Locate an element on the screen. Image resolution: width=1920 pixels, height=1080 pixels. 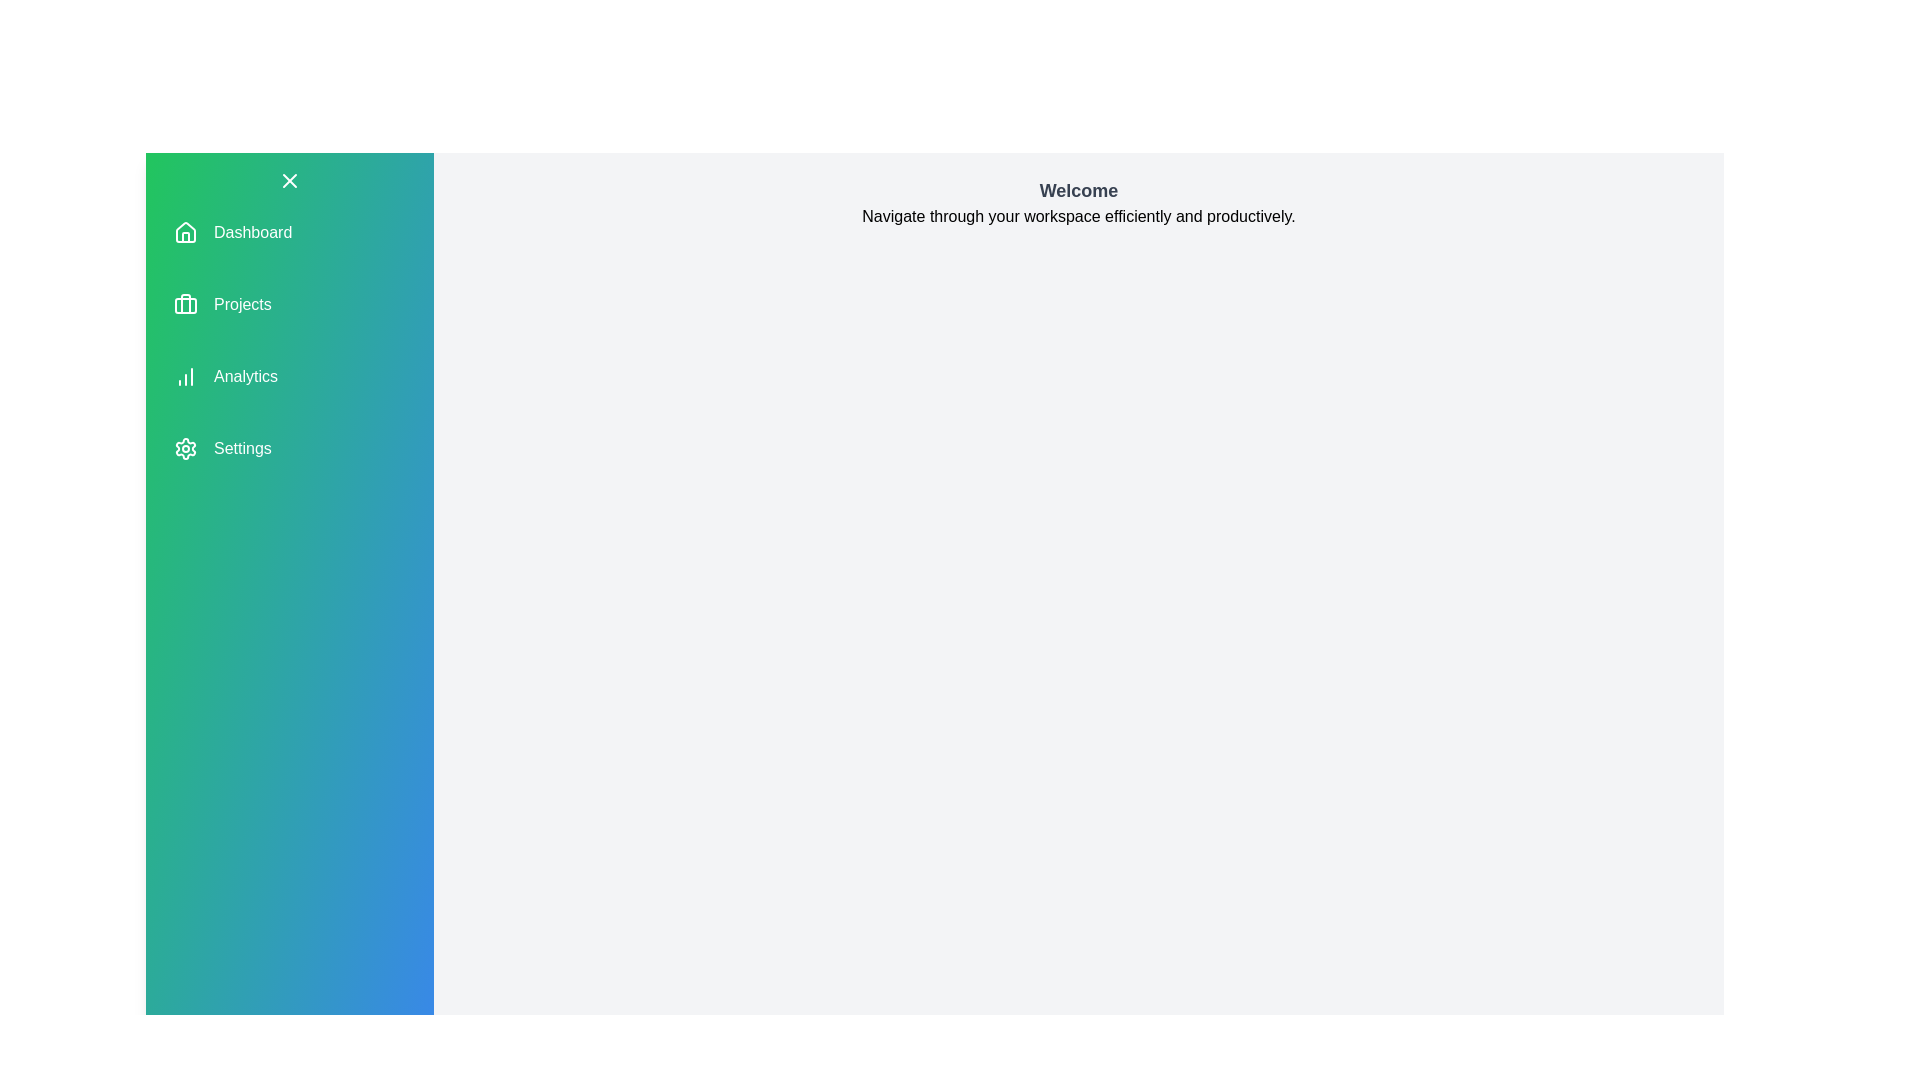
the toggle button to open or close the navigation drawer is located at coordinates (288, 181).